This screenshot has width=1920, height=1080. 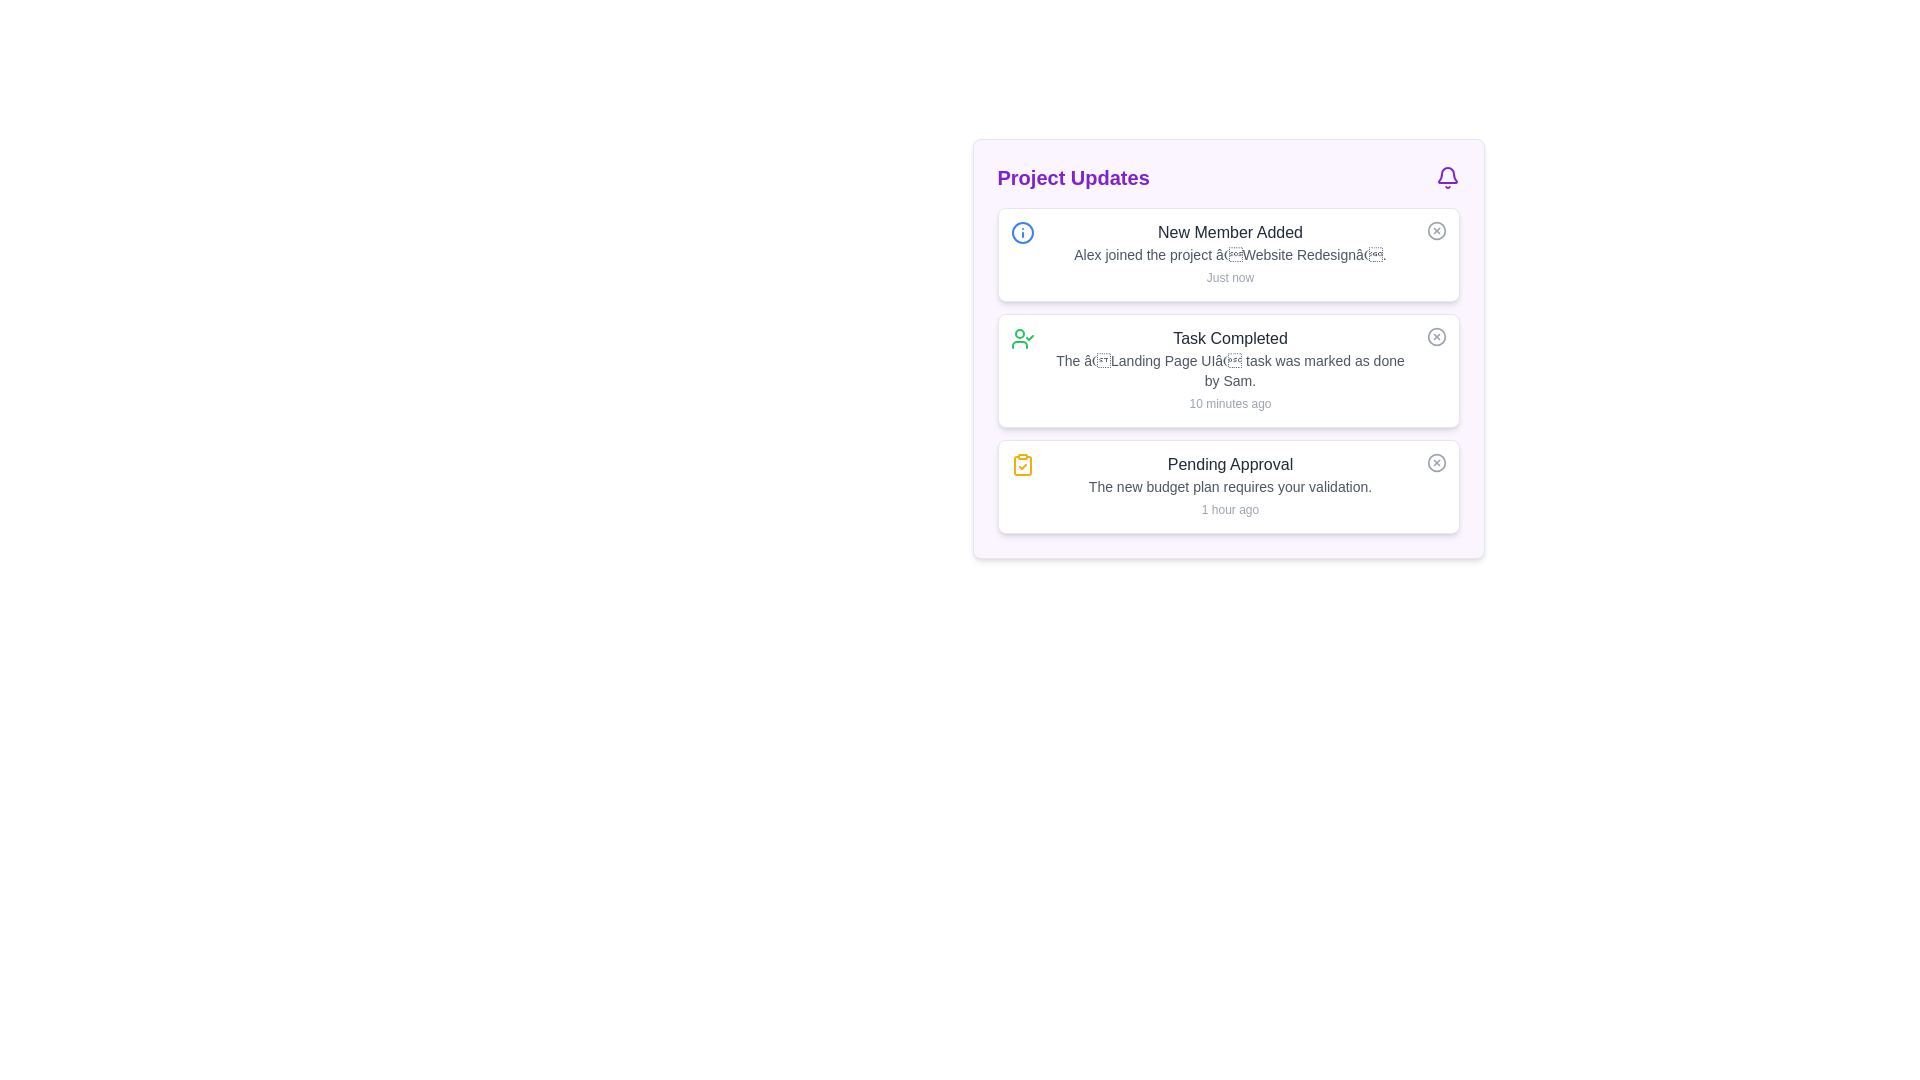 I want to click on the user icon with a checkmark, styled in green, located to the left of the 'Task Completed' title in the second notification card of the 'Project Updates' section, so click(x=1022, y=338).